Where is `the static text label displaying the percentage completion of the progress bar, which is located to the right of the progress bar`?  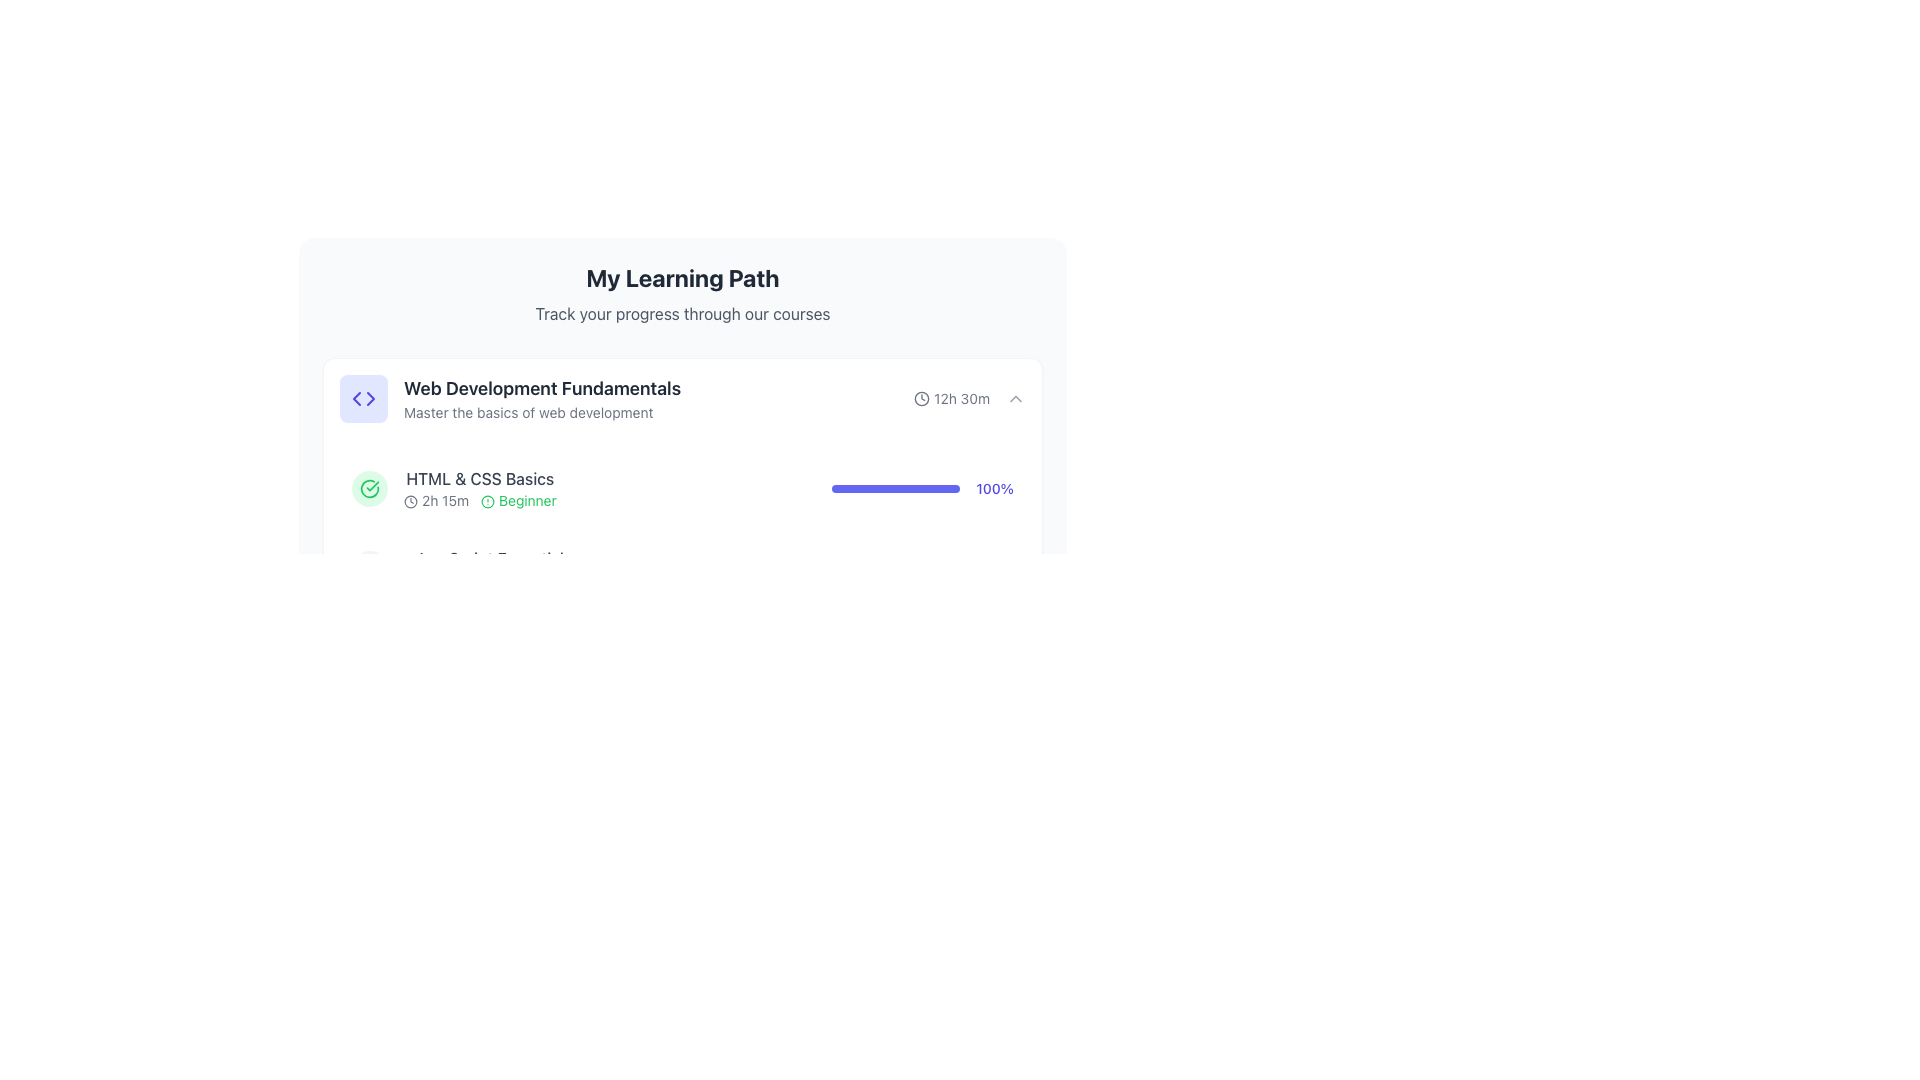 the static text label displaying the percentage completion of the progress bar, which is located to the right of the progress bar is located at coordinates (995, 489).